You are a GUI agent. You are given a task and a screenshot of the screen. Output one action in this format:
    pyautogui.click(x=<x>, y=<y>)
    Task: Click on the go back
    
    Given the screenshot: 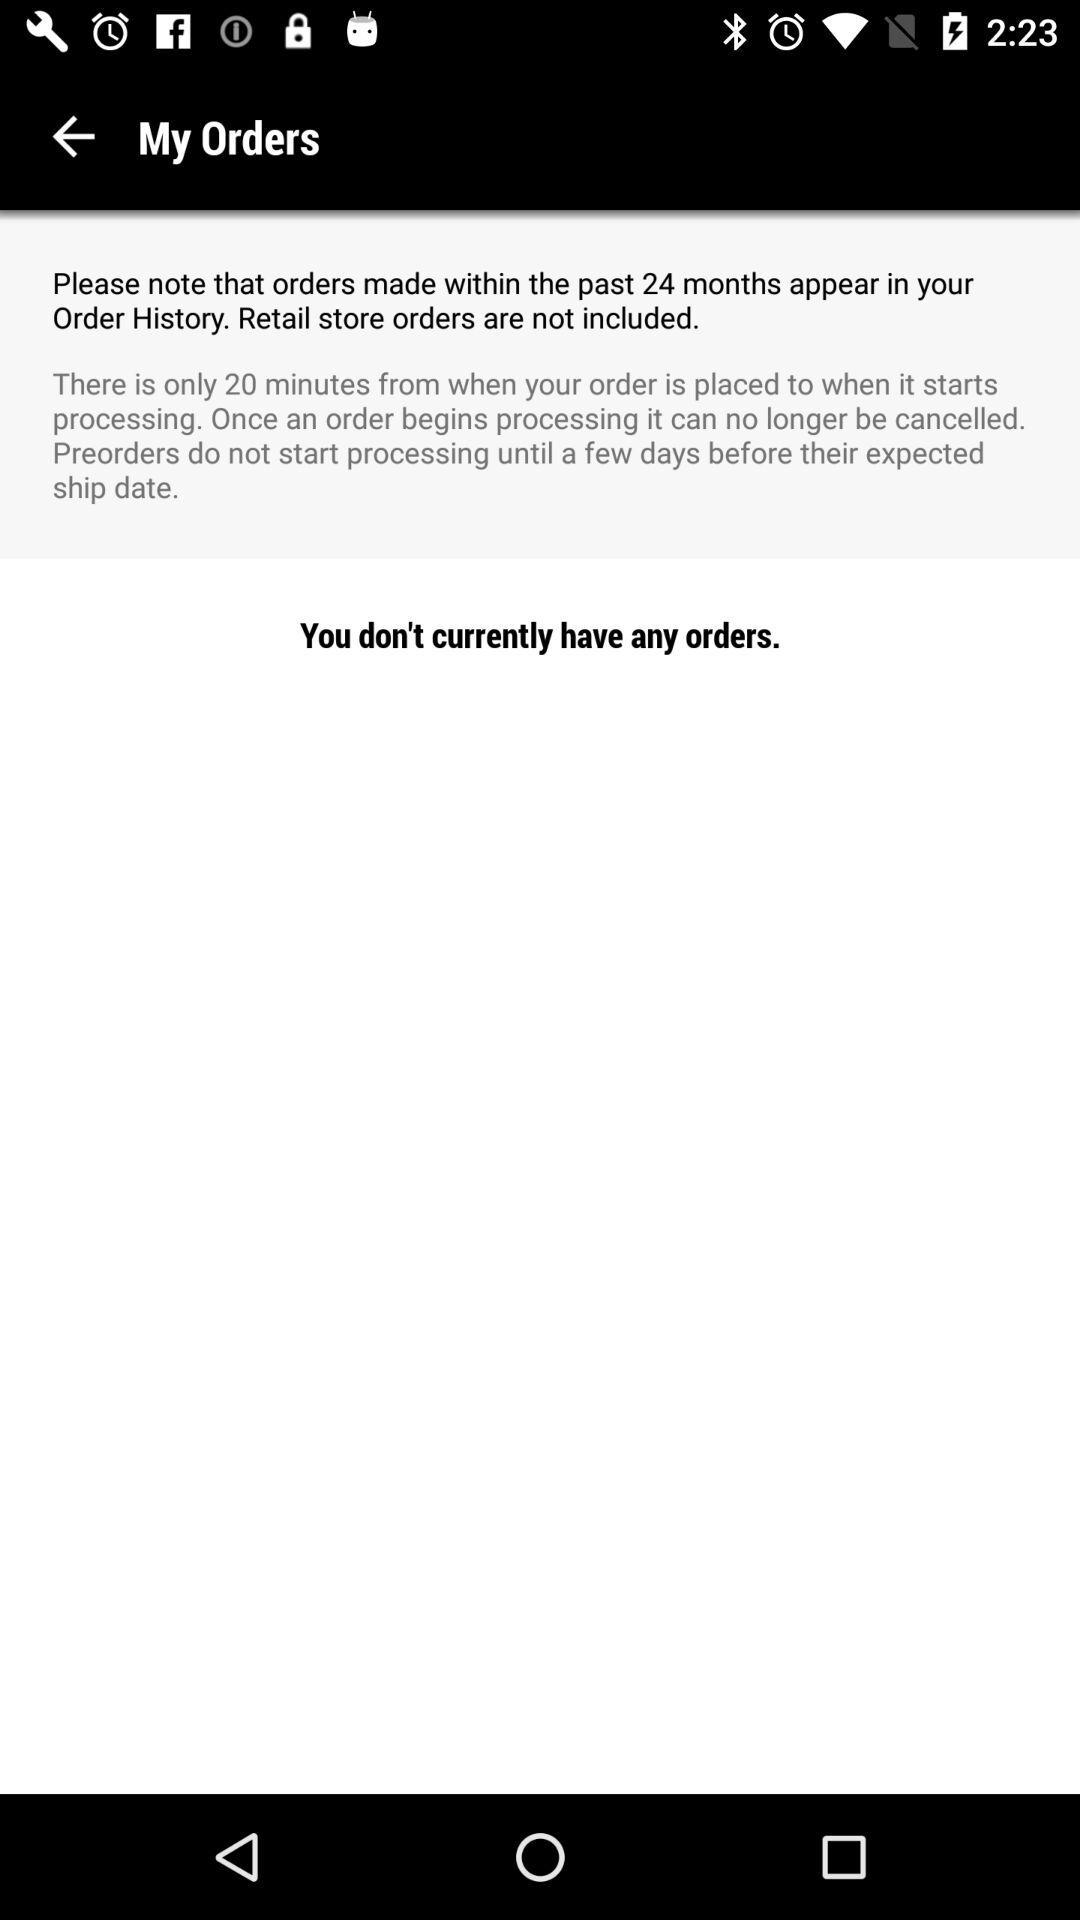 What is the action you would take?
    pyautogui.click(x=72, y=135)
    